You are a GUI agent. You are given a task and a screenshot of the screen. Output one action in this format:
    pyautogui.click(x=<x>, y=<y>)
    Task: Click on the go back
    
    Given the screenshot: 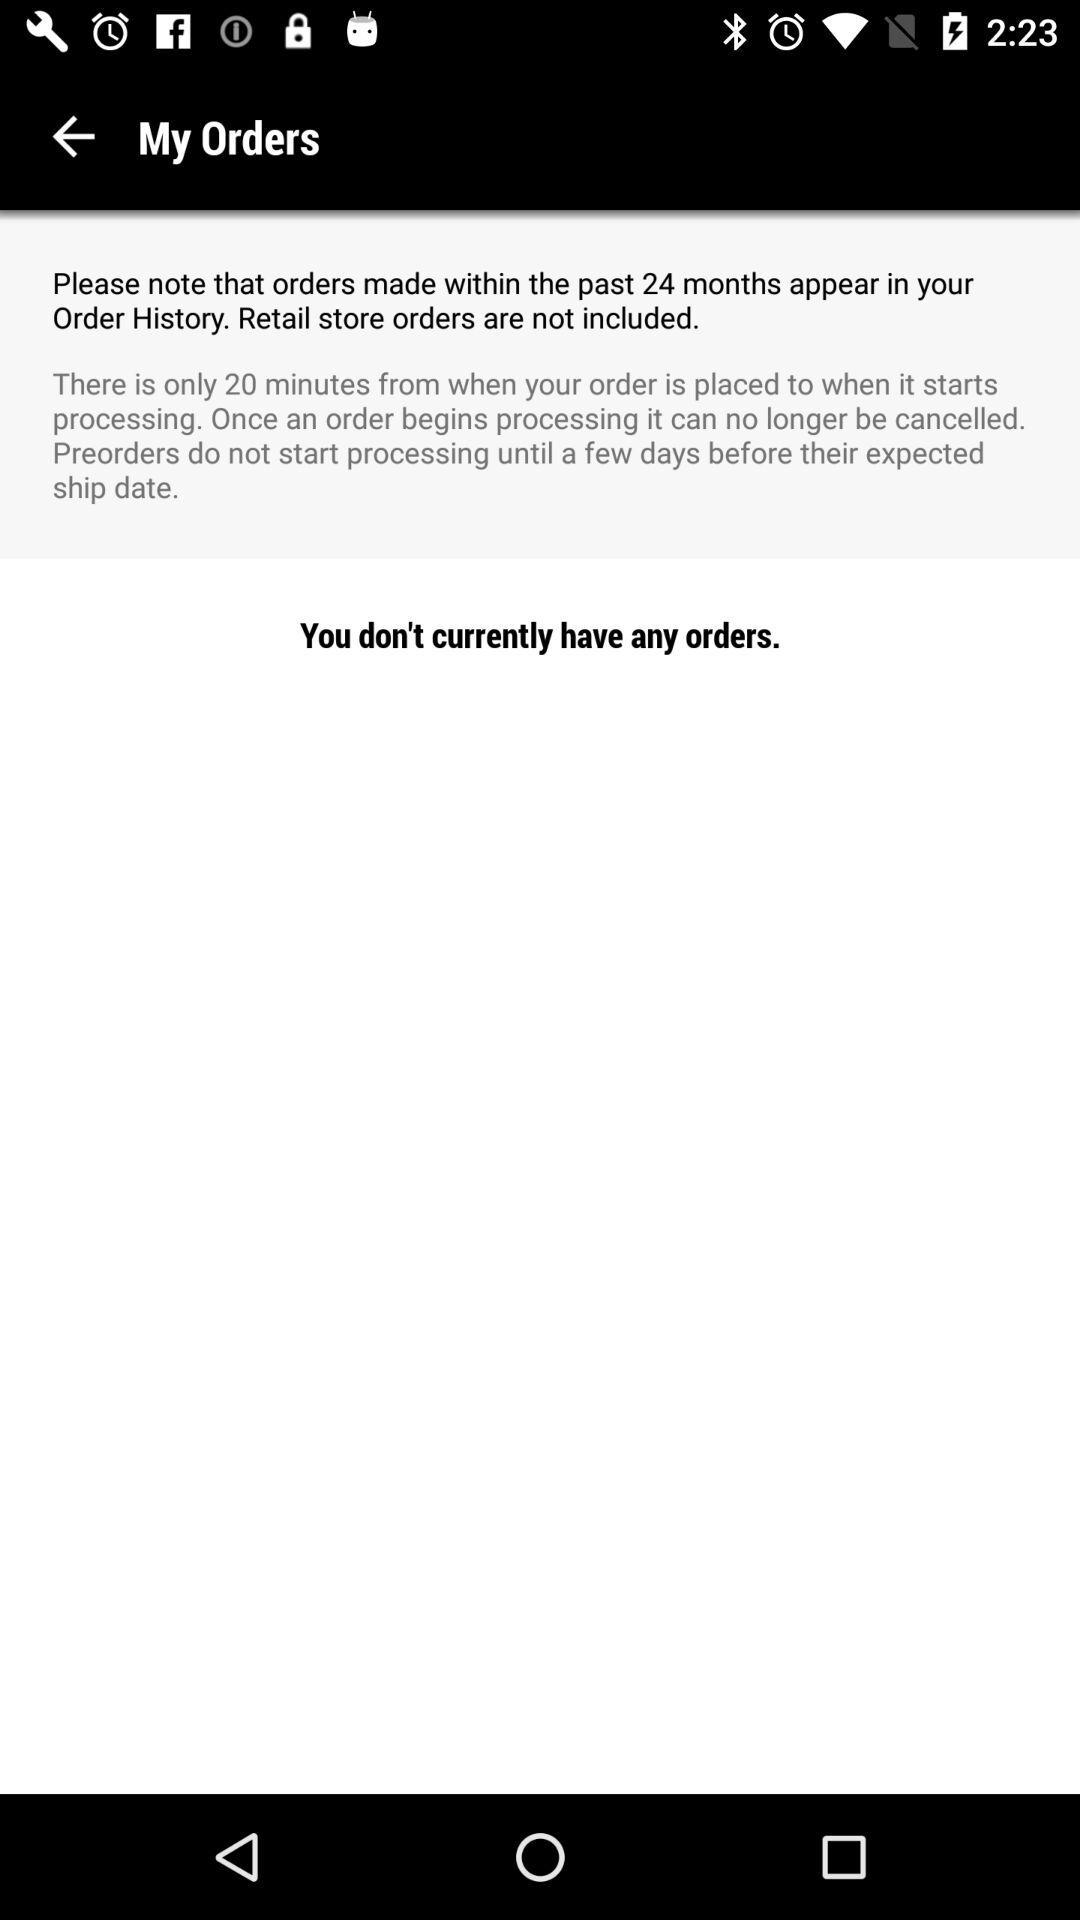 What is the action you would take?
    pyautogui.click(x=72, y=135)
    